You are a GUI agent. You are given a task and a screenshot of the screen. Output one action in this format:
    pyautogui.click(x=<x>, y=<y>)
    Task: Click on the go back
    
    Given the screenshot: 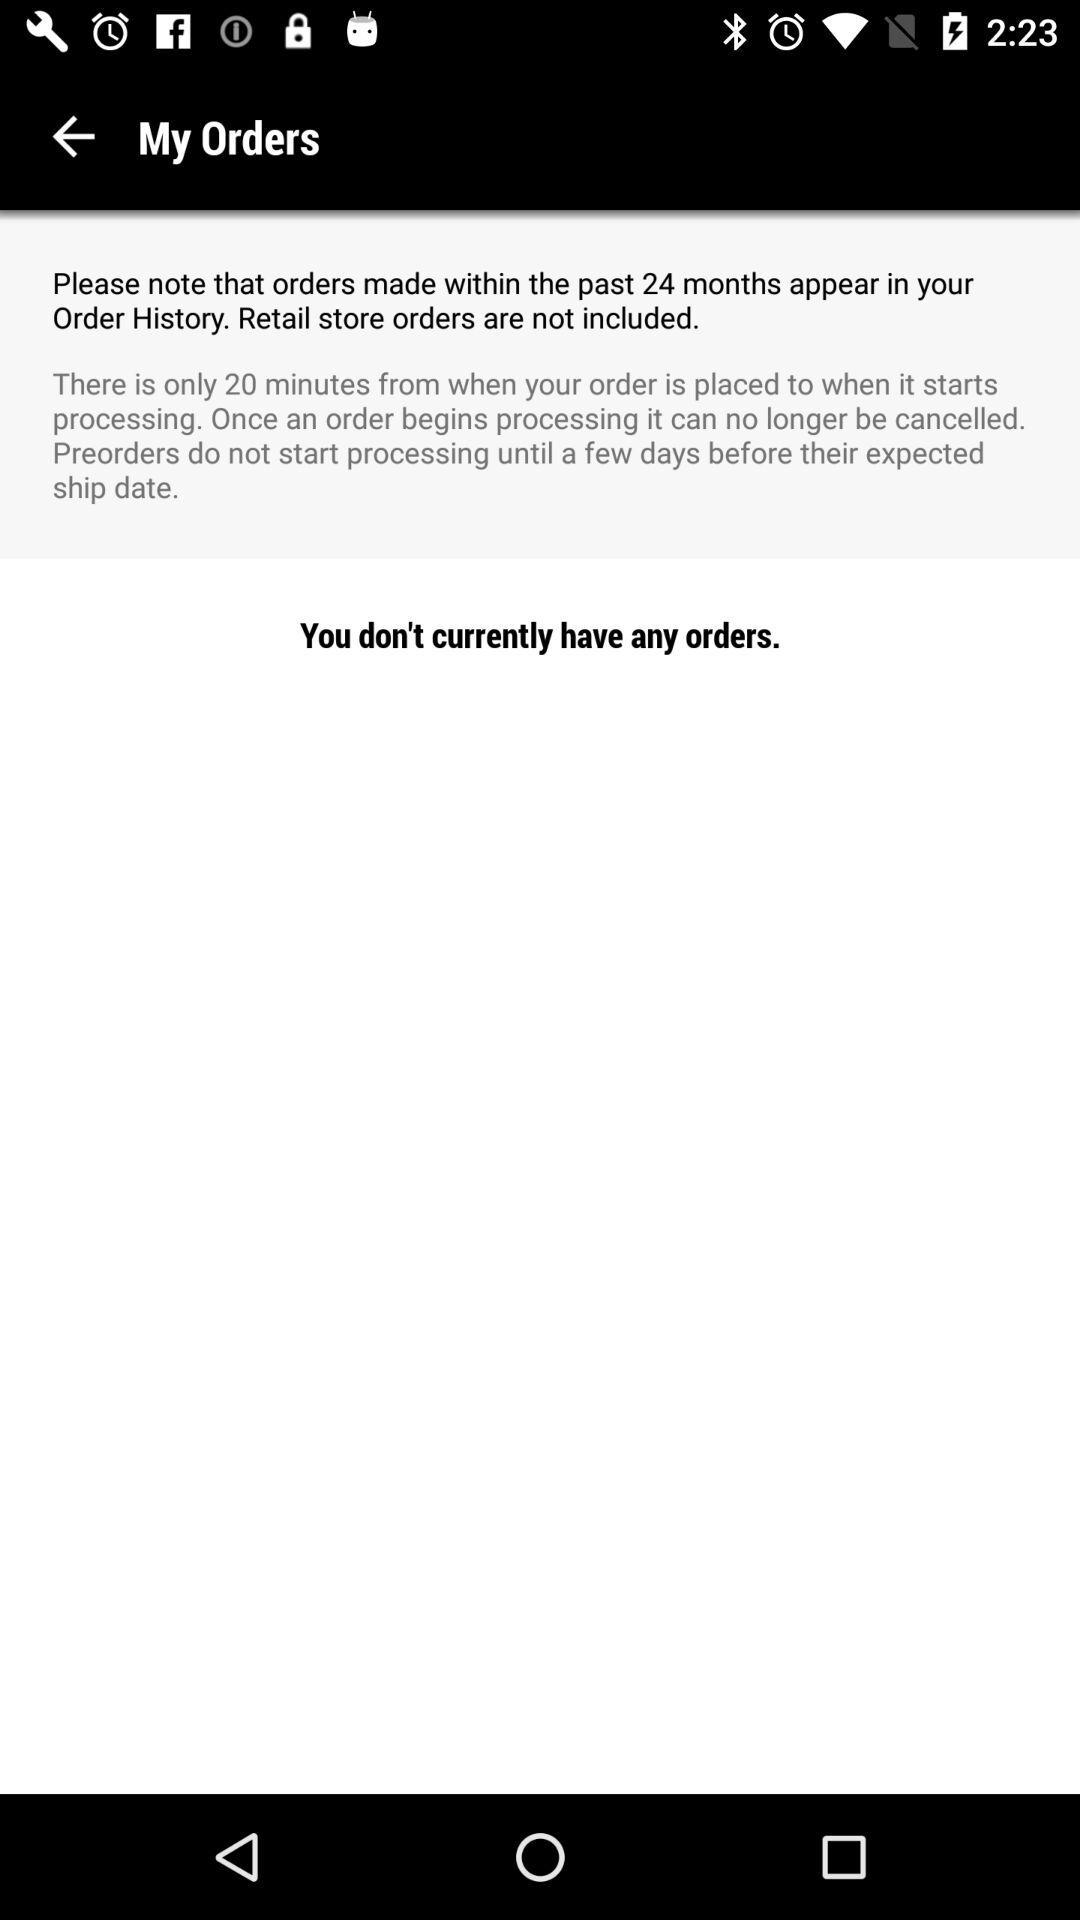 What is the action you would take?
    pyautogui.click(x=72, y=135)
    